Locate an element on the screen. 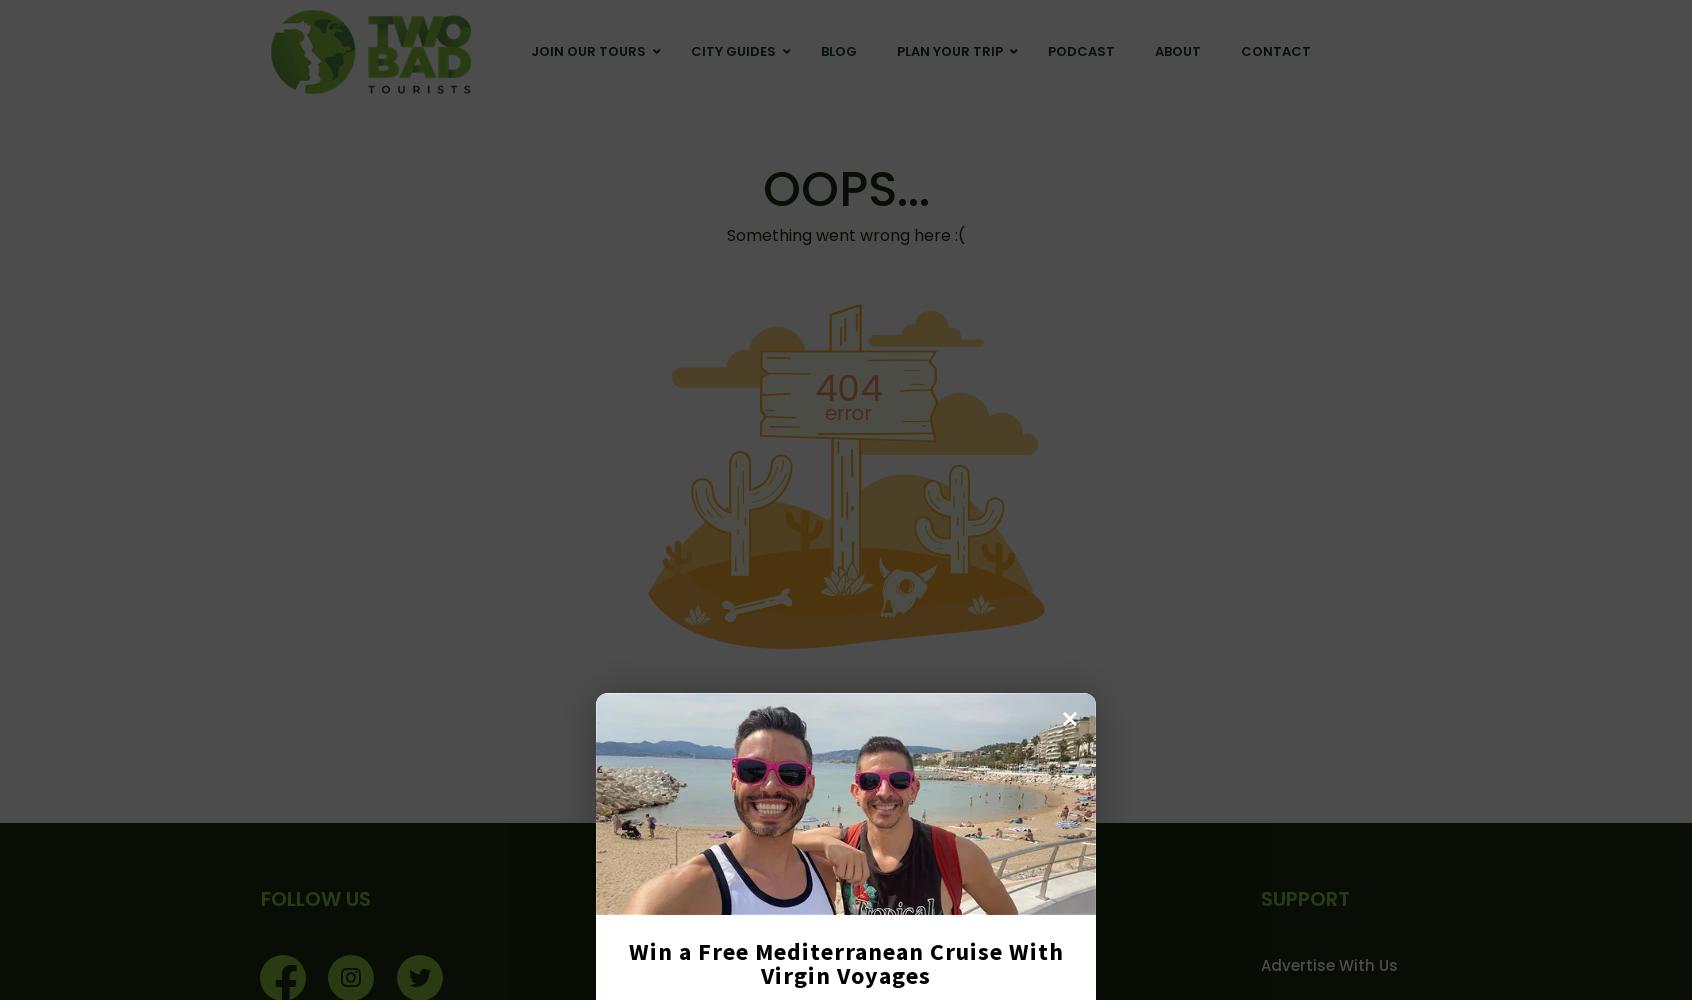  'USEFUL PAGES' is located at coordinates (1028, 899).